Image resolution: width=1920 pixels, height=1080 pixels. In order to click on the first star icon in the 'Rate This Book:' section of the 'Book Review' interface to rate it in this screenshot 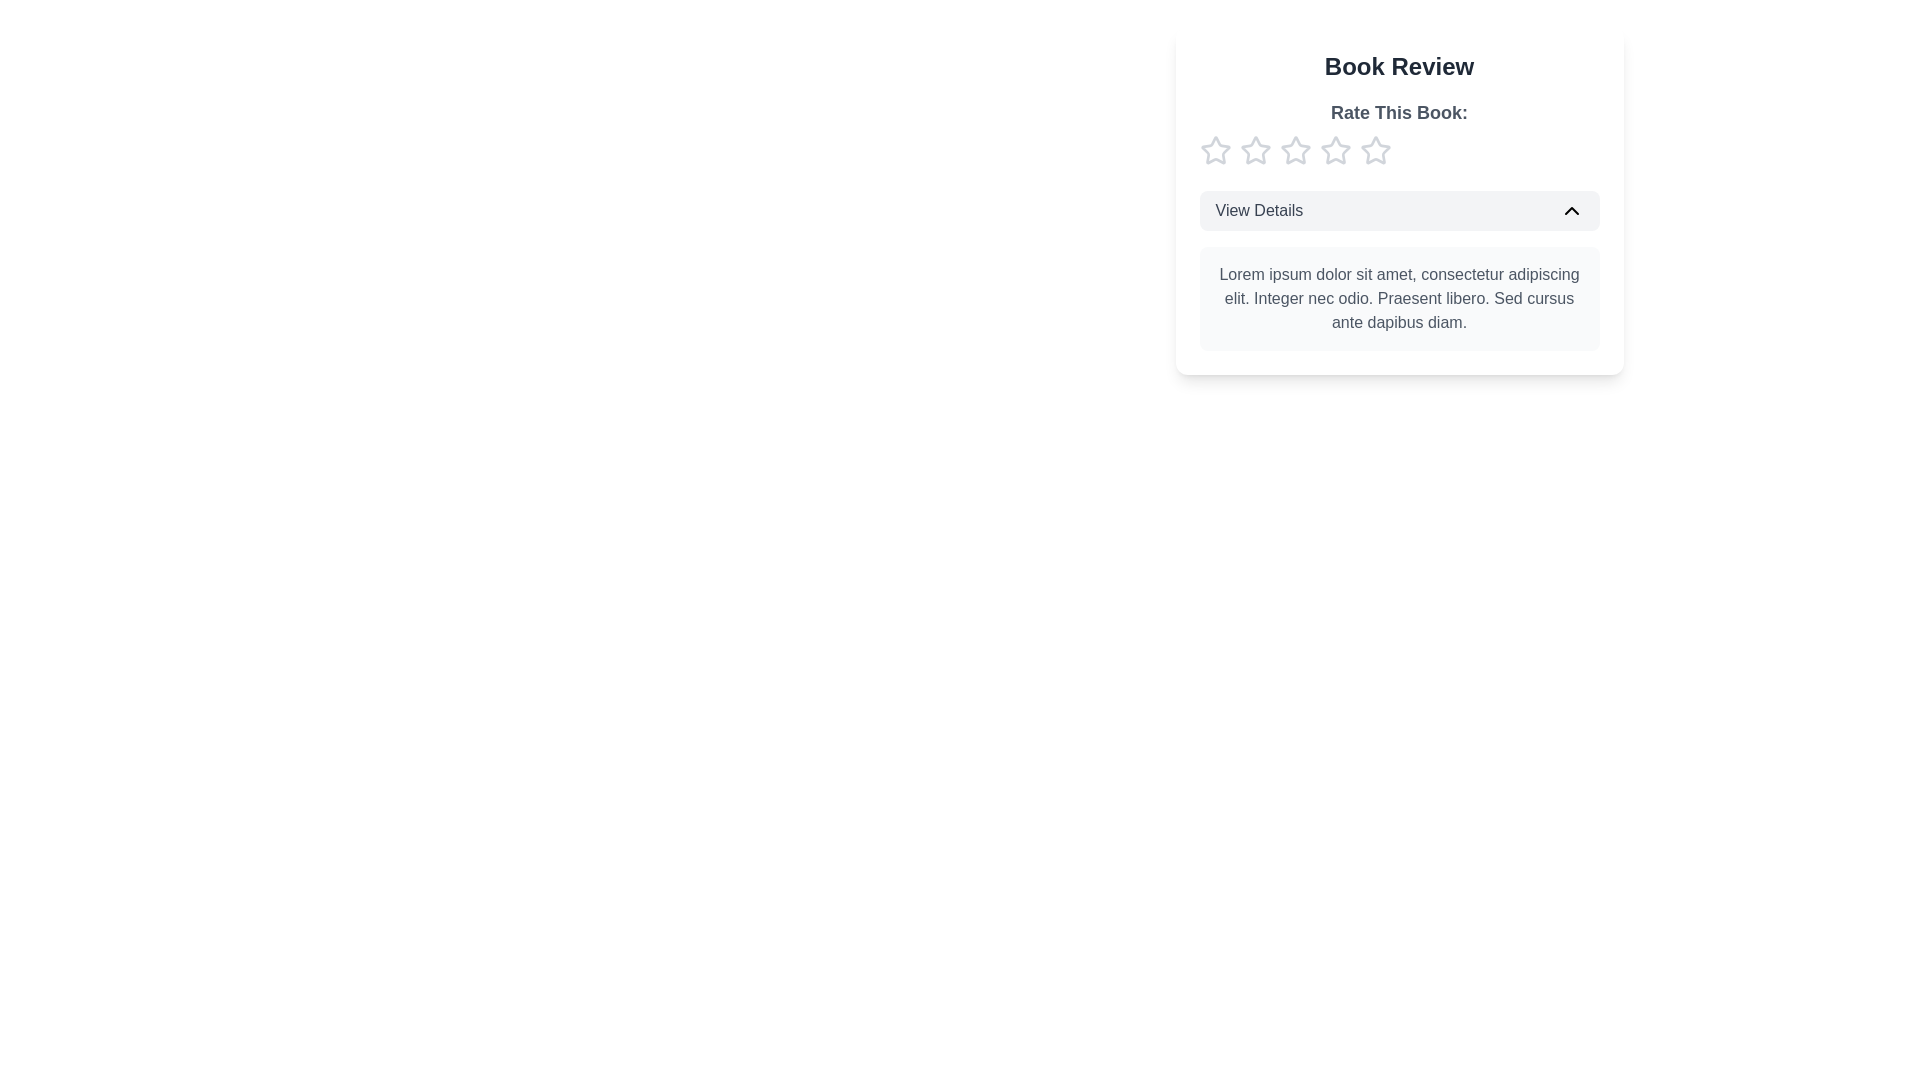, I will do `click(1214, 149)`.